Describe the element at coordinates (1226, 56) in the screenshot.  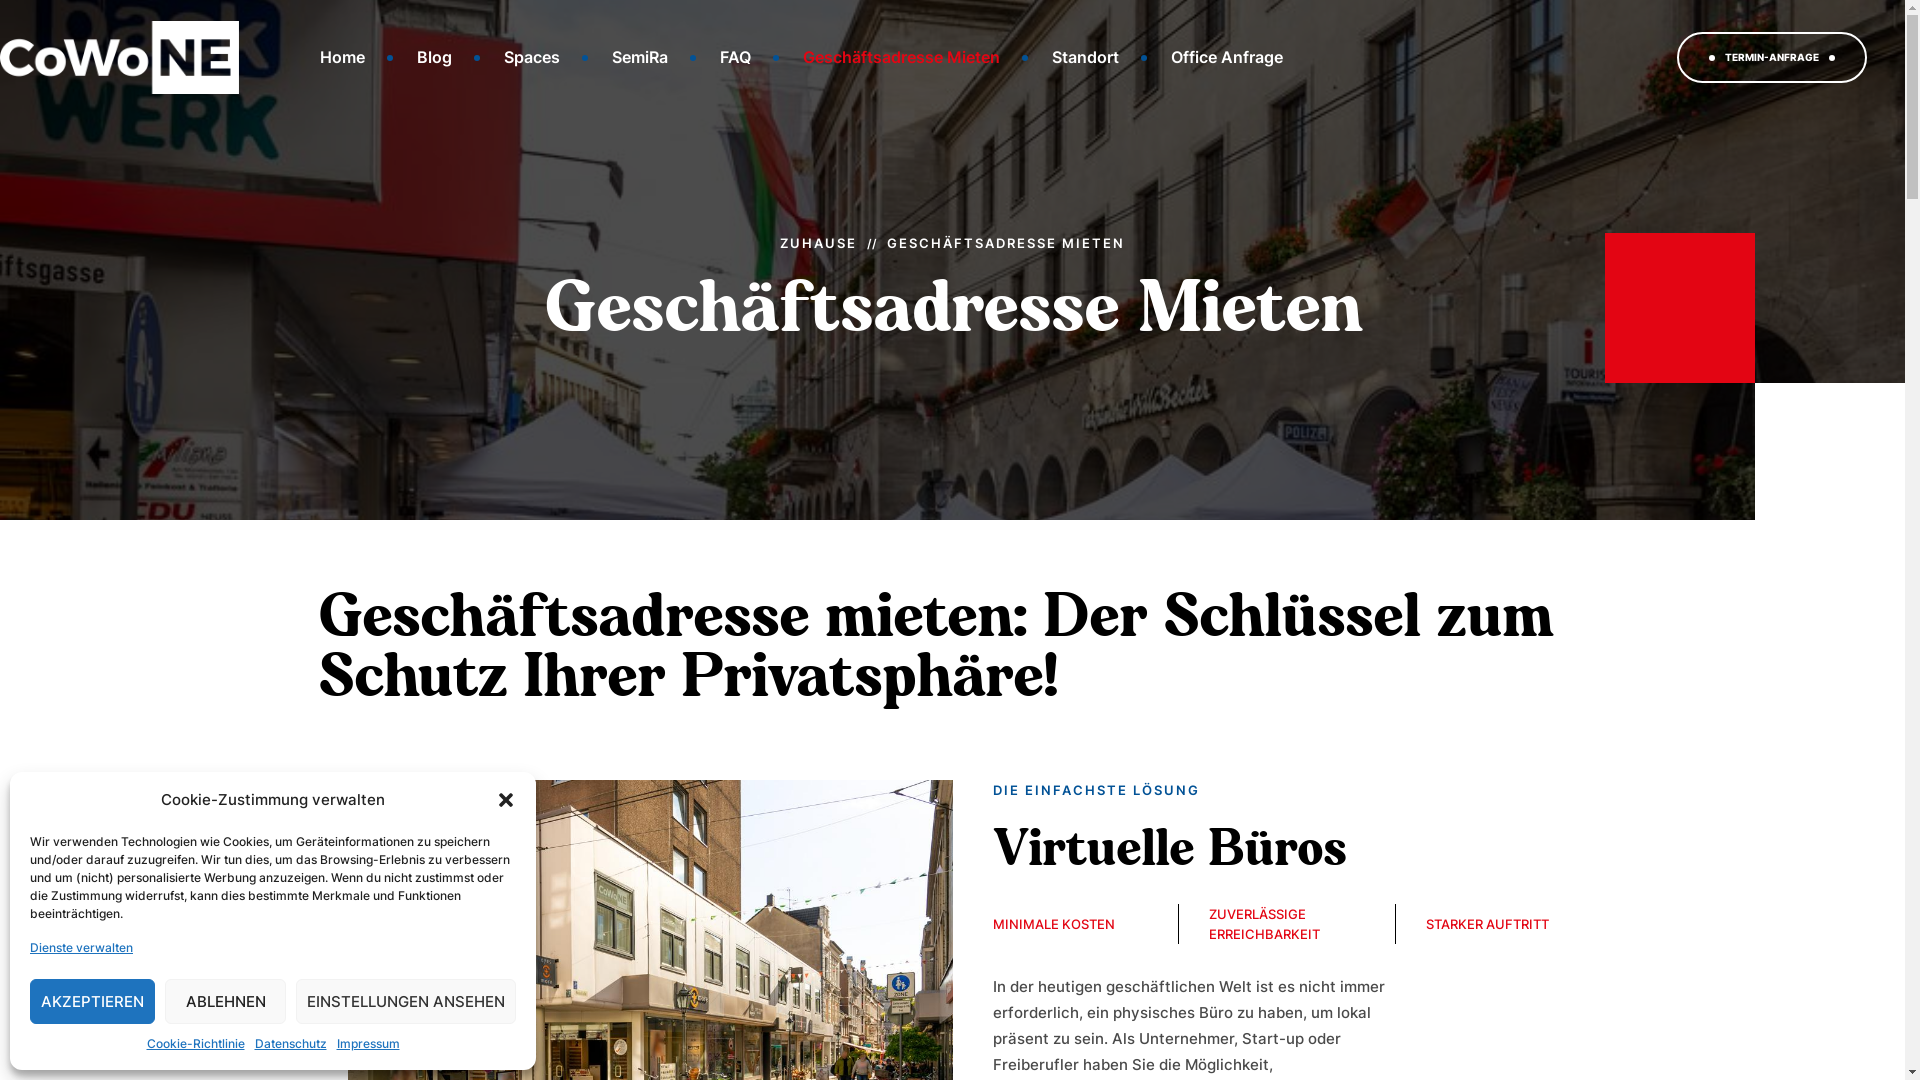
I see `'Office Anfrage'` at that location.